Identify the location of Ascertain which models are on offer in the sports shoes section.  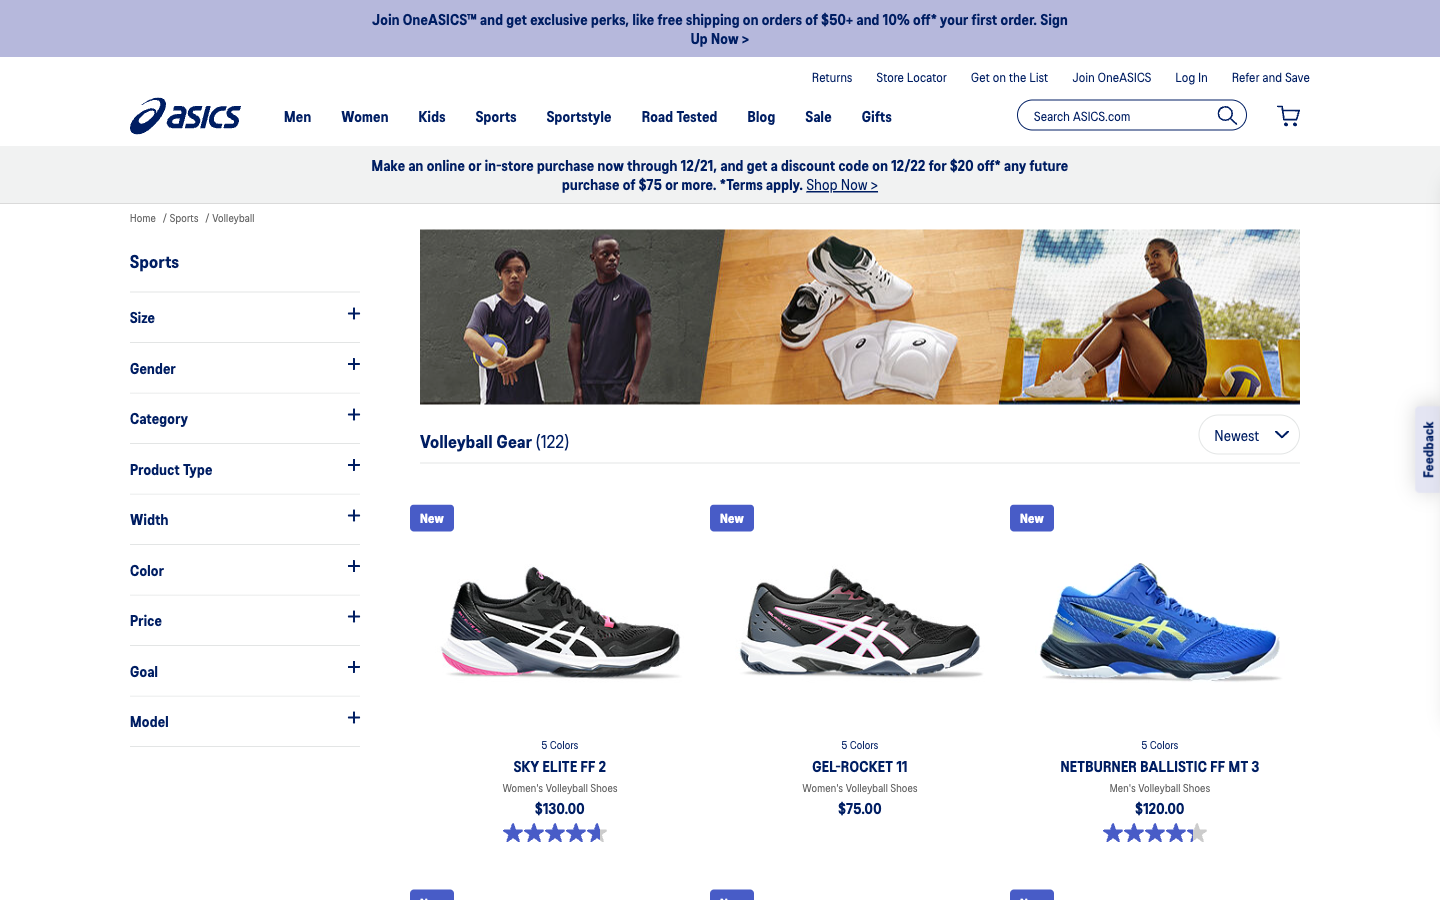
(243, 719).